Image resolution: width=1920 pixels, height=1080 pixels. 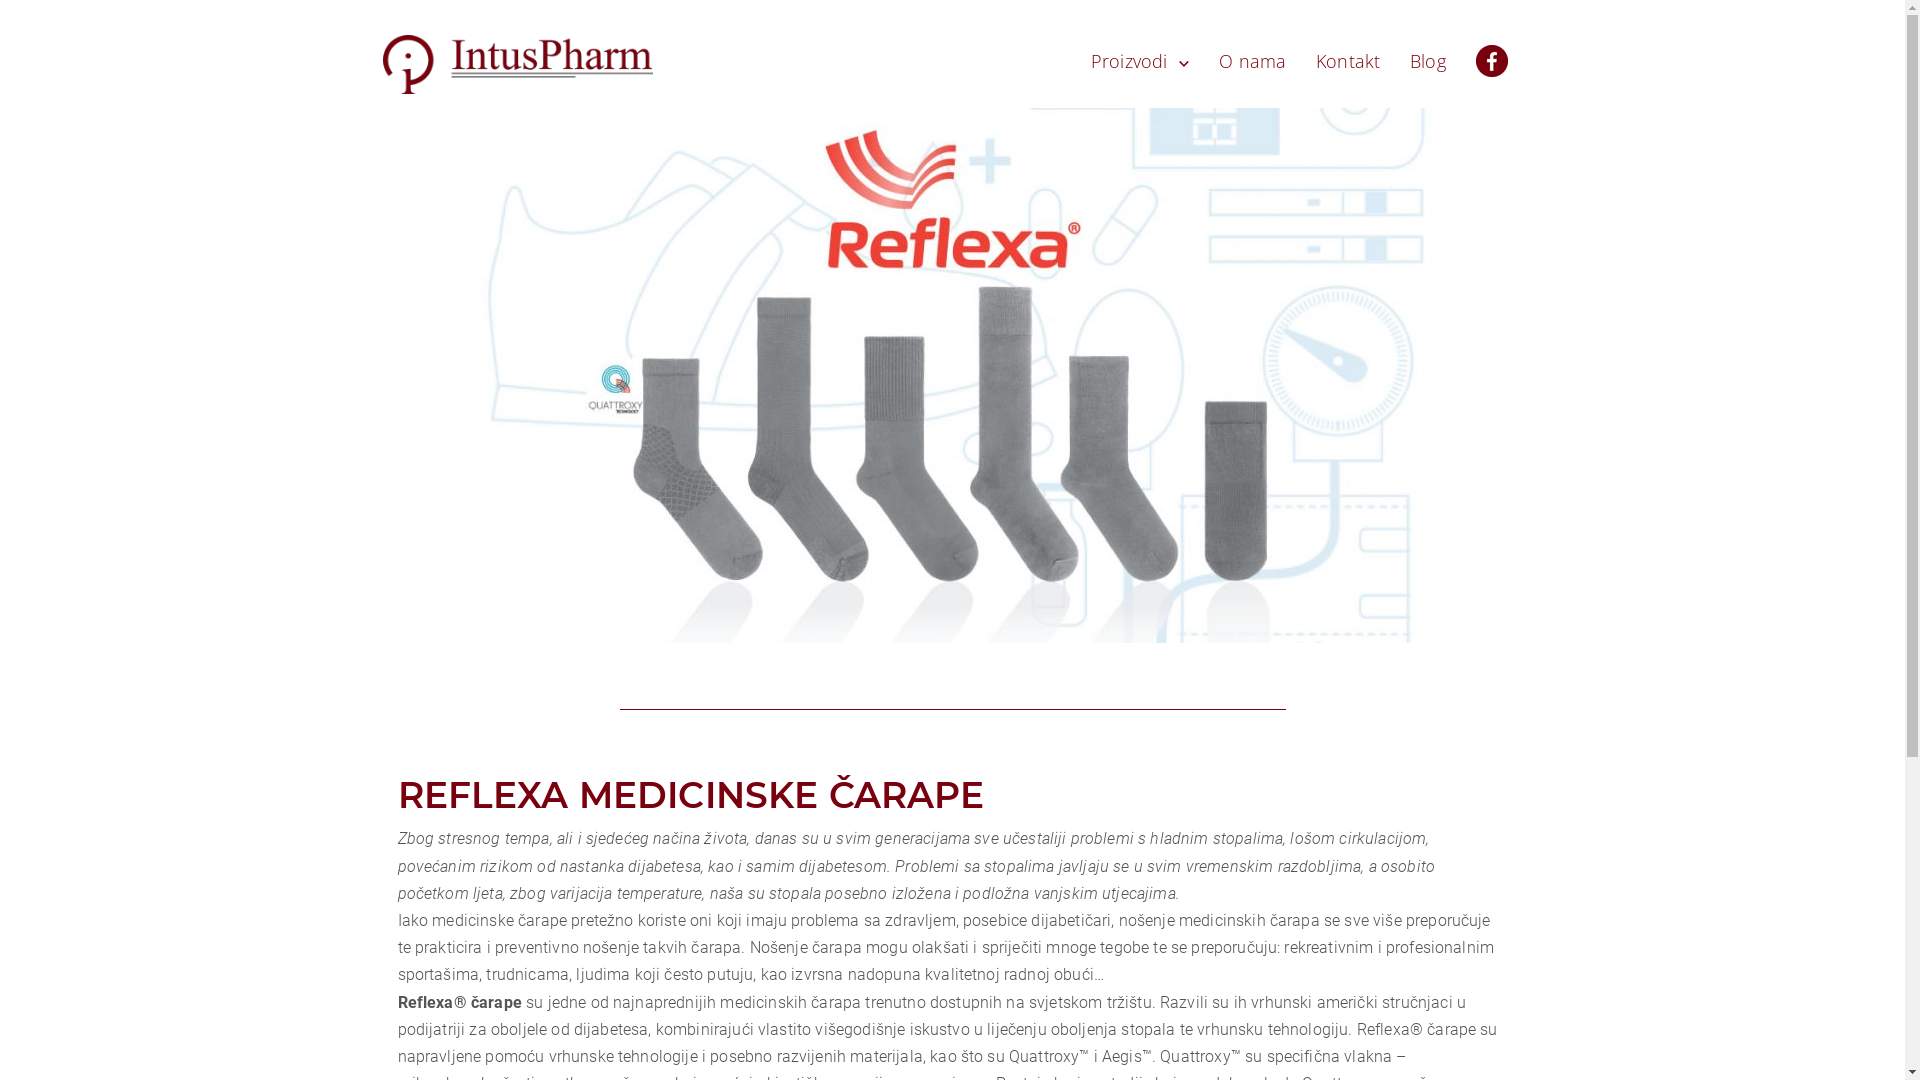 I want to click on 'Kontakt', so click(x=1348, y=60).